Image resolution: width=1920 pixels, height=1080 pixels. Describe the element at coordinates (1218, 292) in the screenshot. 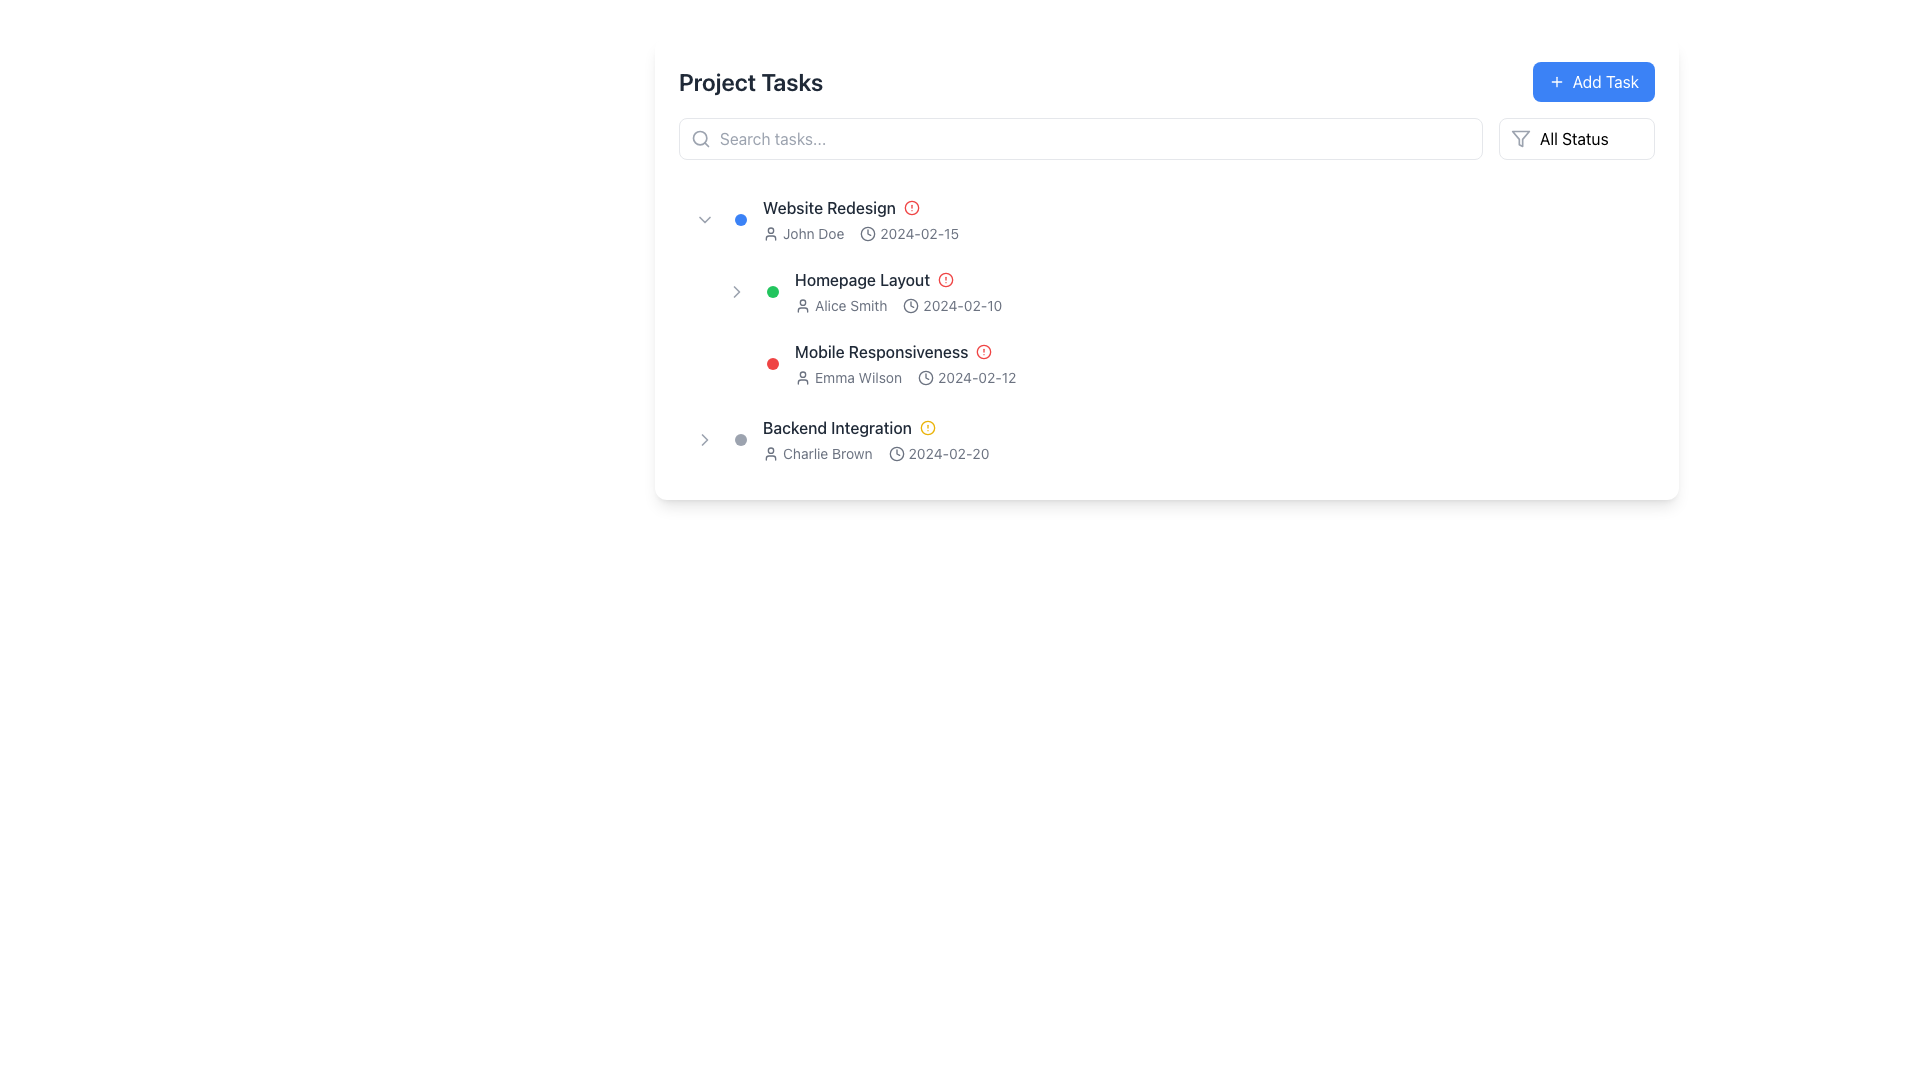

I see `the task entry element in the 'Project Tasks' section that contains a title, a name, and a date, which is positioned as the second row under 'Website Redesign'` at that location.